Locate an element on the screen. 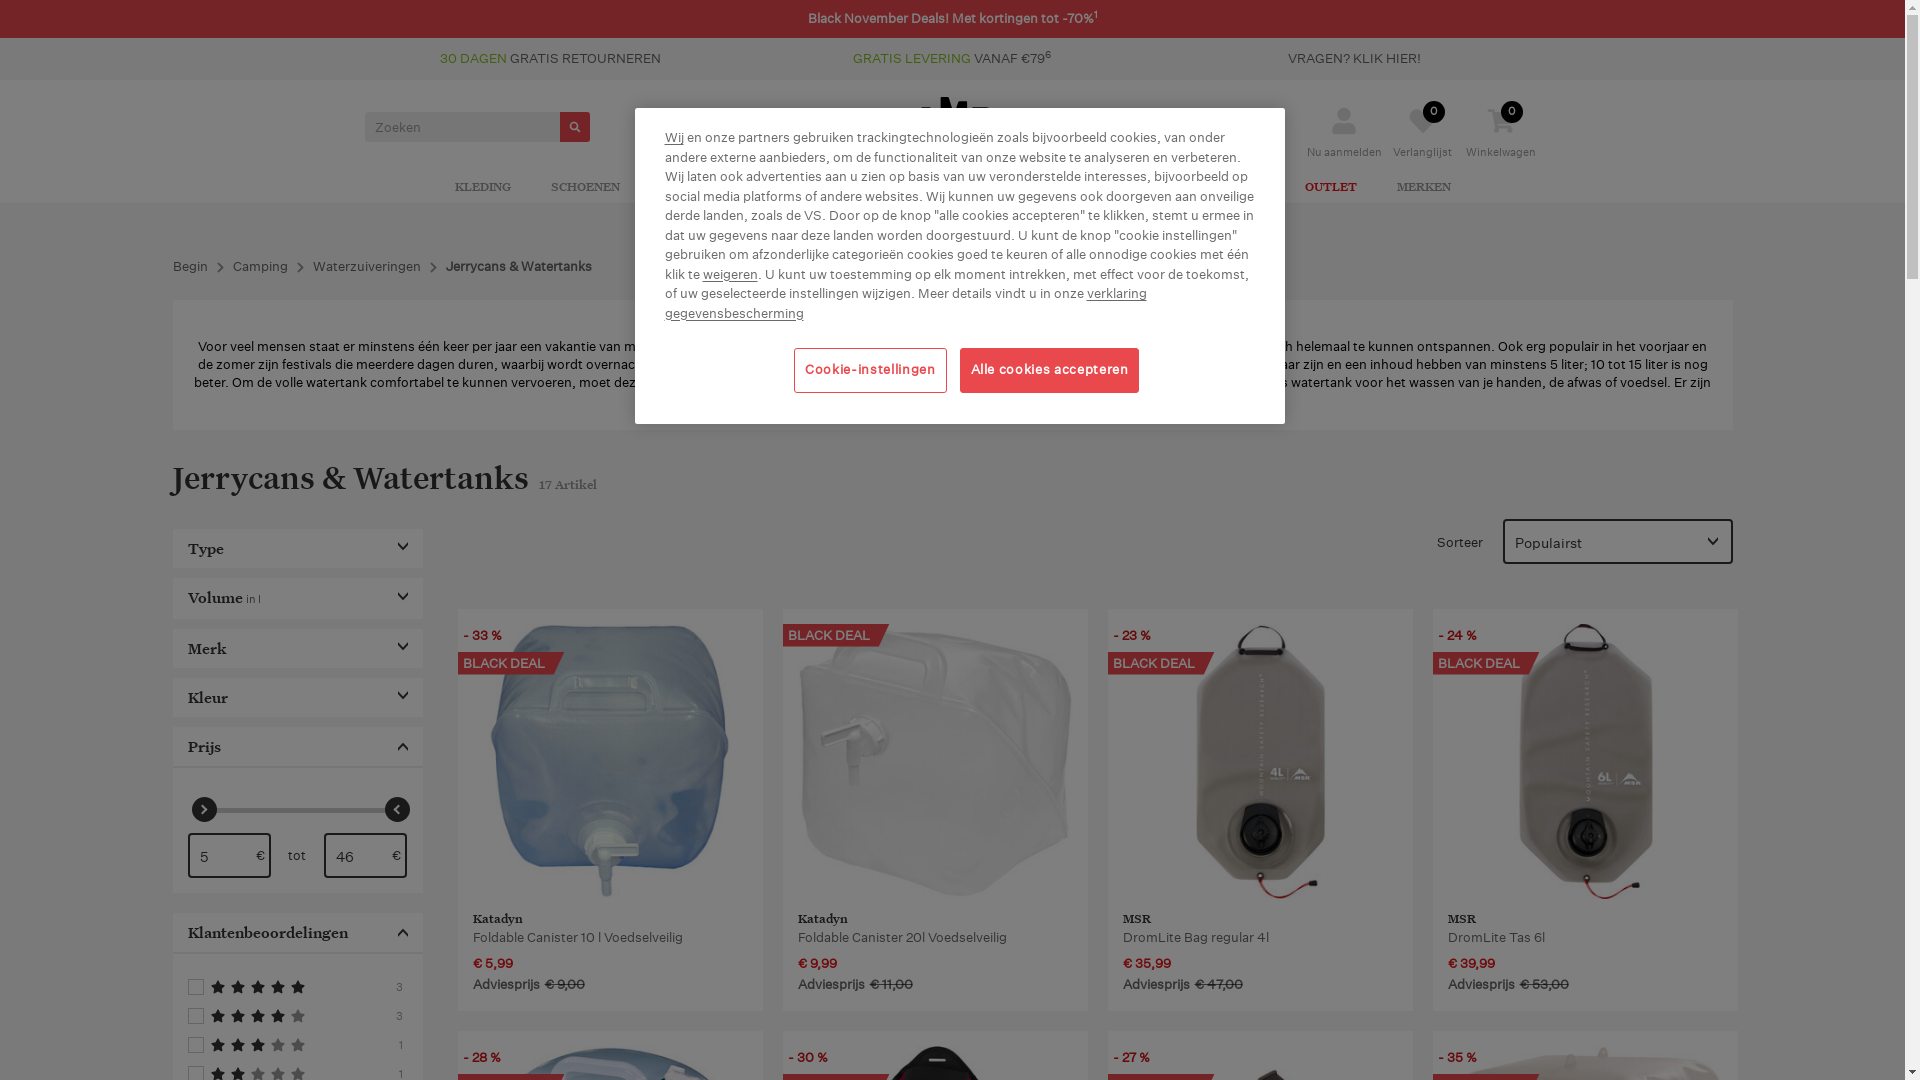 This screenshot has width=1920, height=1080. 'Cookie-instellingen' is located at coordinates (869, 370).